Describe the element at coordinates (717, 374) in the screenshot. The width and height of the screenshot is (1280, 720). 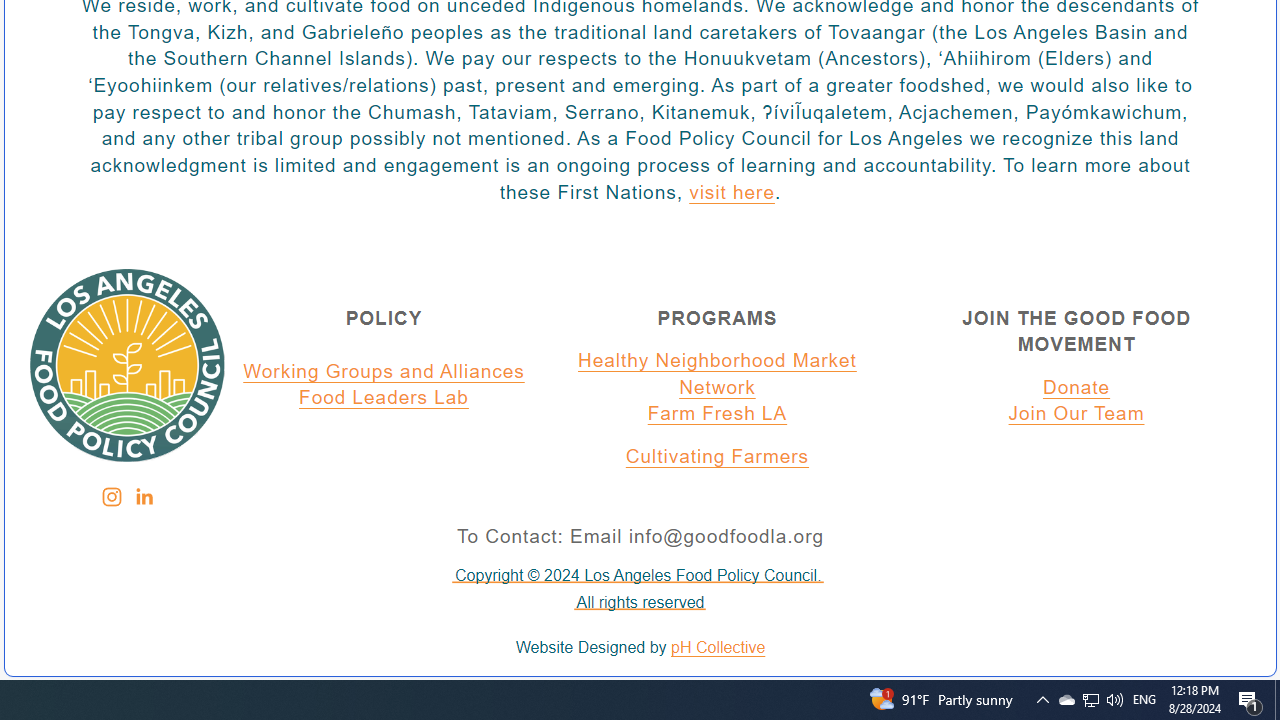
I see `'Healthy Neighborhood Market Network'` at that location.